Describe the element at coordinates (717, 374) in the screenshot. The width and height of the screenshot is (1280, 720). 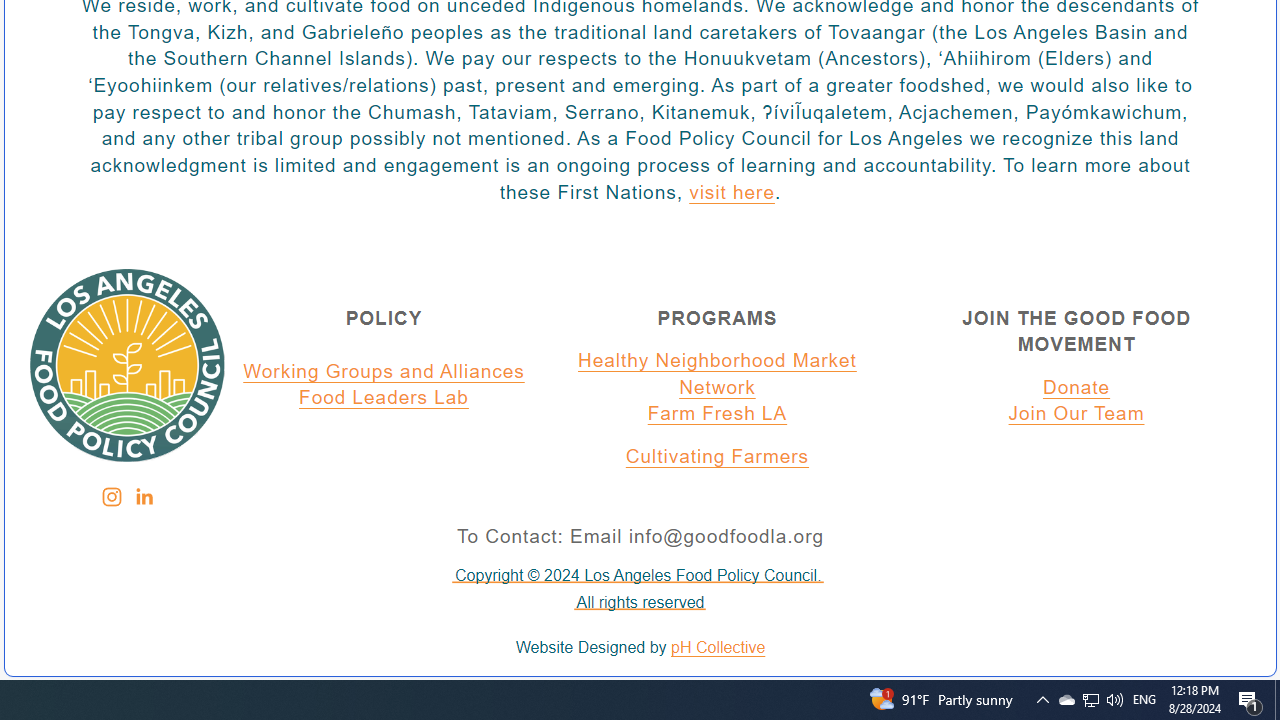
I see `'Healthy Neighborhood Market Network'` at that location.